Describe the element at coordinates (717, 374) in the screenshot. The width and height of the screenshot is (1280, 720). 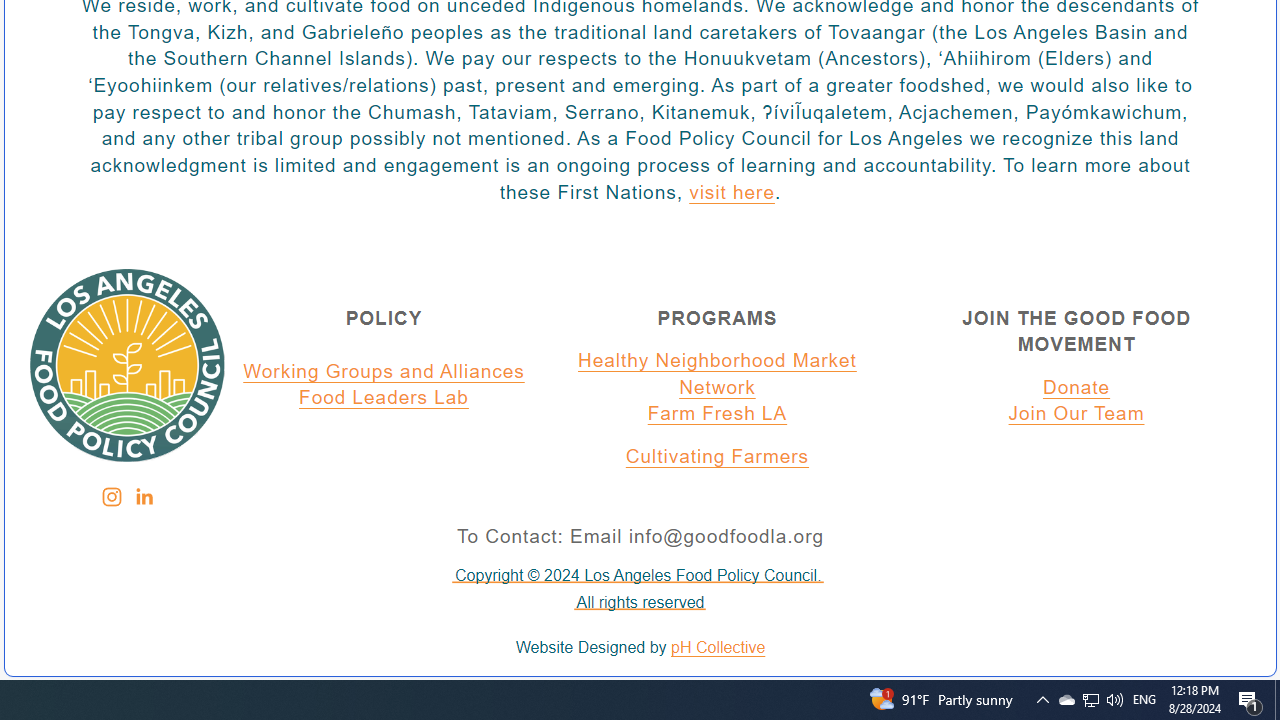
I see `'Healthy Neighborhood Market Network'` at that location.